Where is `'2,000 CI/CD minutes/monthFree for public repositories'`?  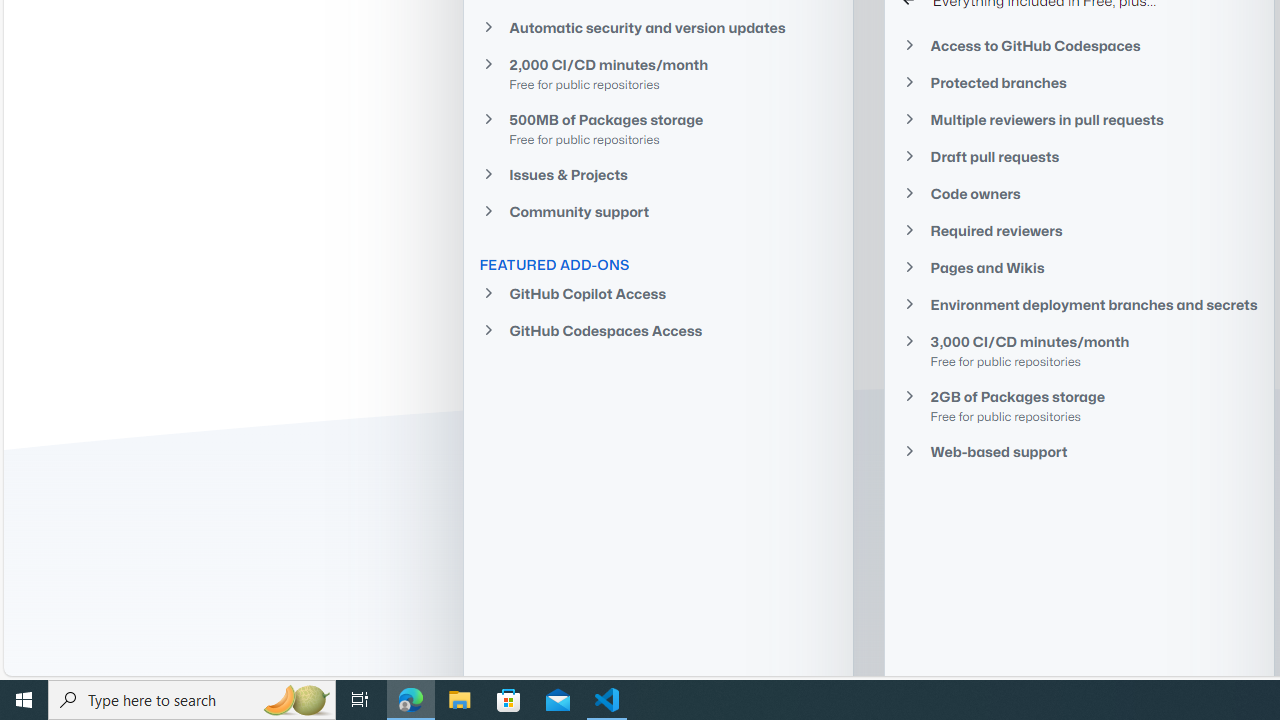 '2,000 CI/CD minutes/monthFree for public repositories' is located at coordinates (657, 72).